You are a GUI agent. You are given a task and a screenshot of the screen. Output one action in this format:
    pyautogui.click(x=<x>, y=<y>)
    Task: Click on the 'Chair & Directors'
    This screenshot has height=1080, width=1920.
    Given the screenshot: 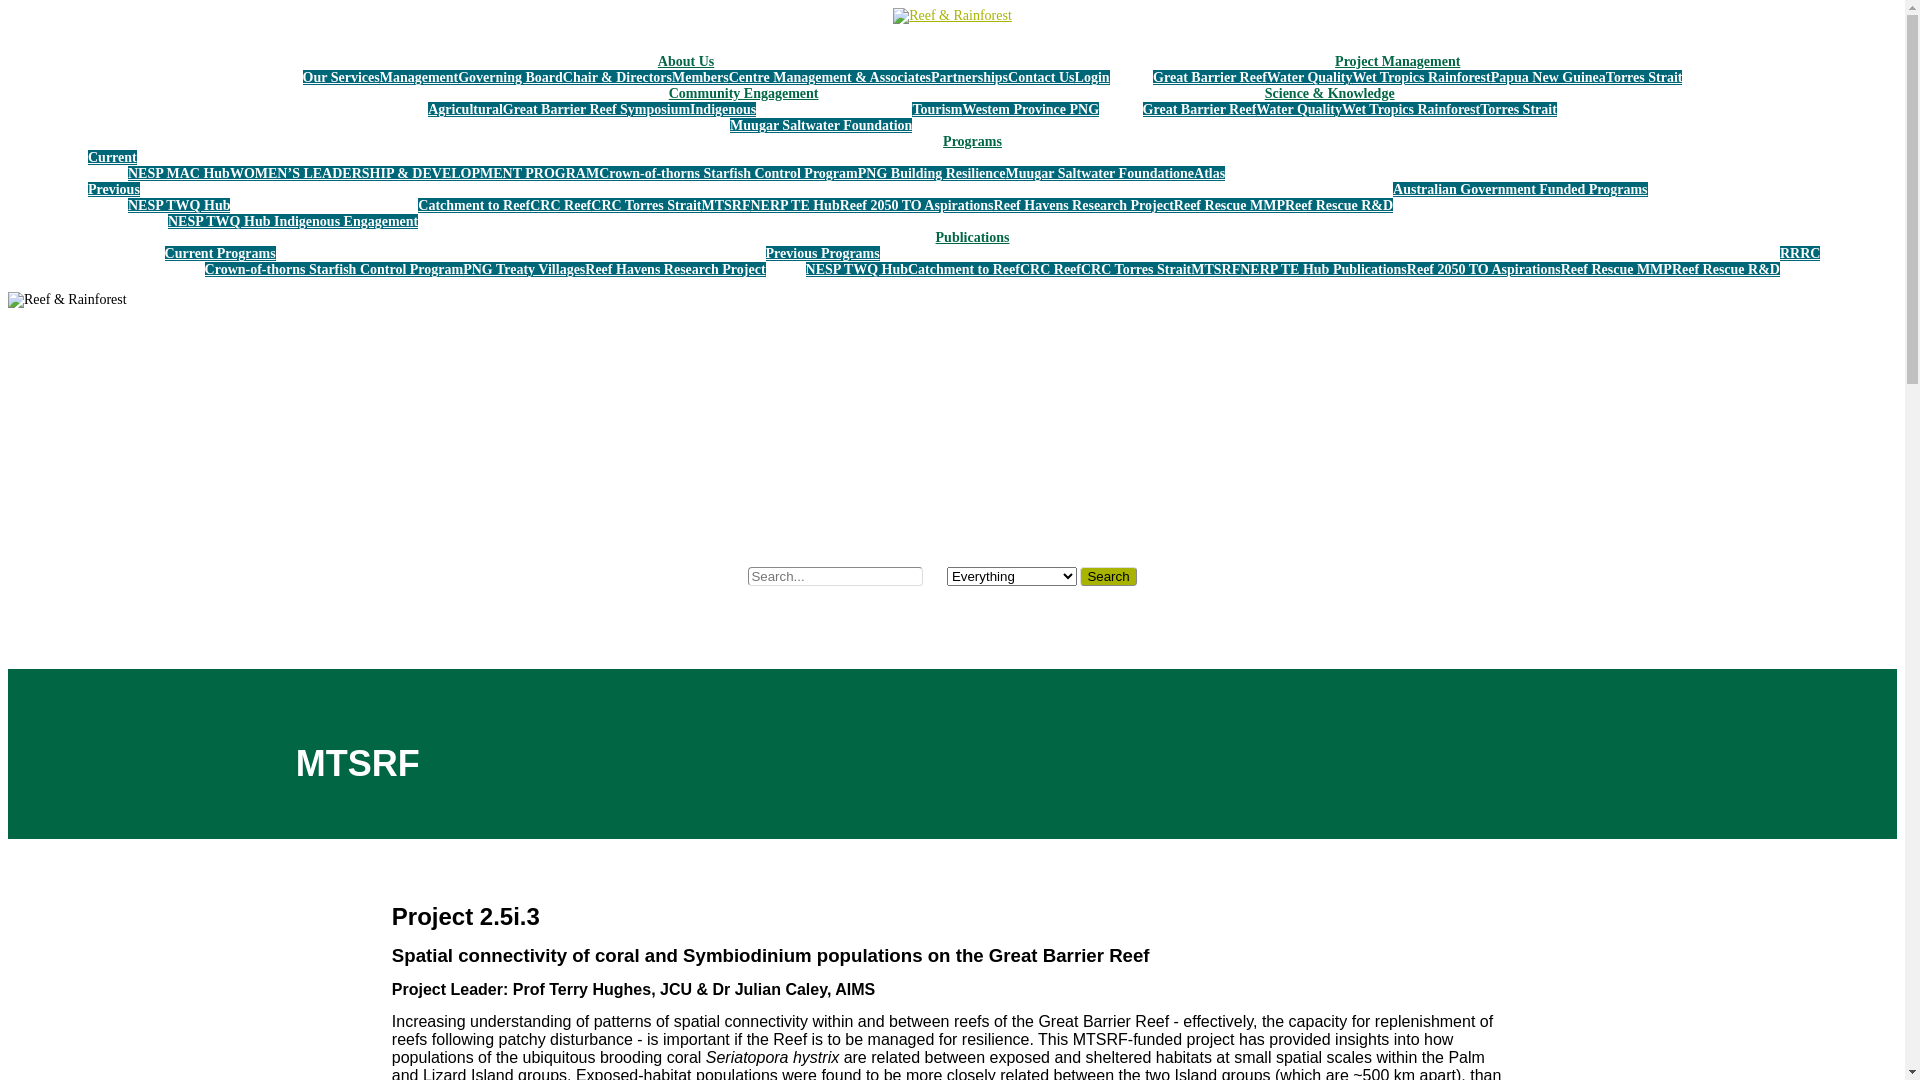 What is the action you would take?
    pyautogui.click(x=616, y=76)
    